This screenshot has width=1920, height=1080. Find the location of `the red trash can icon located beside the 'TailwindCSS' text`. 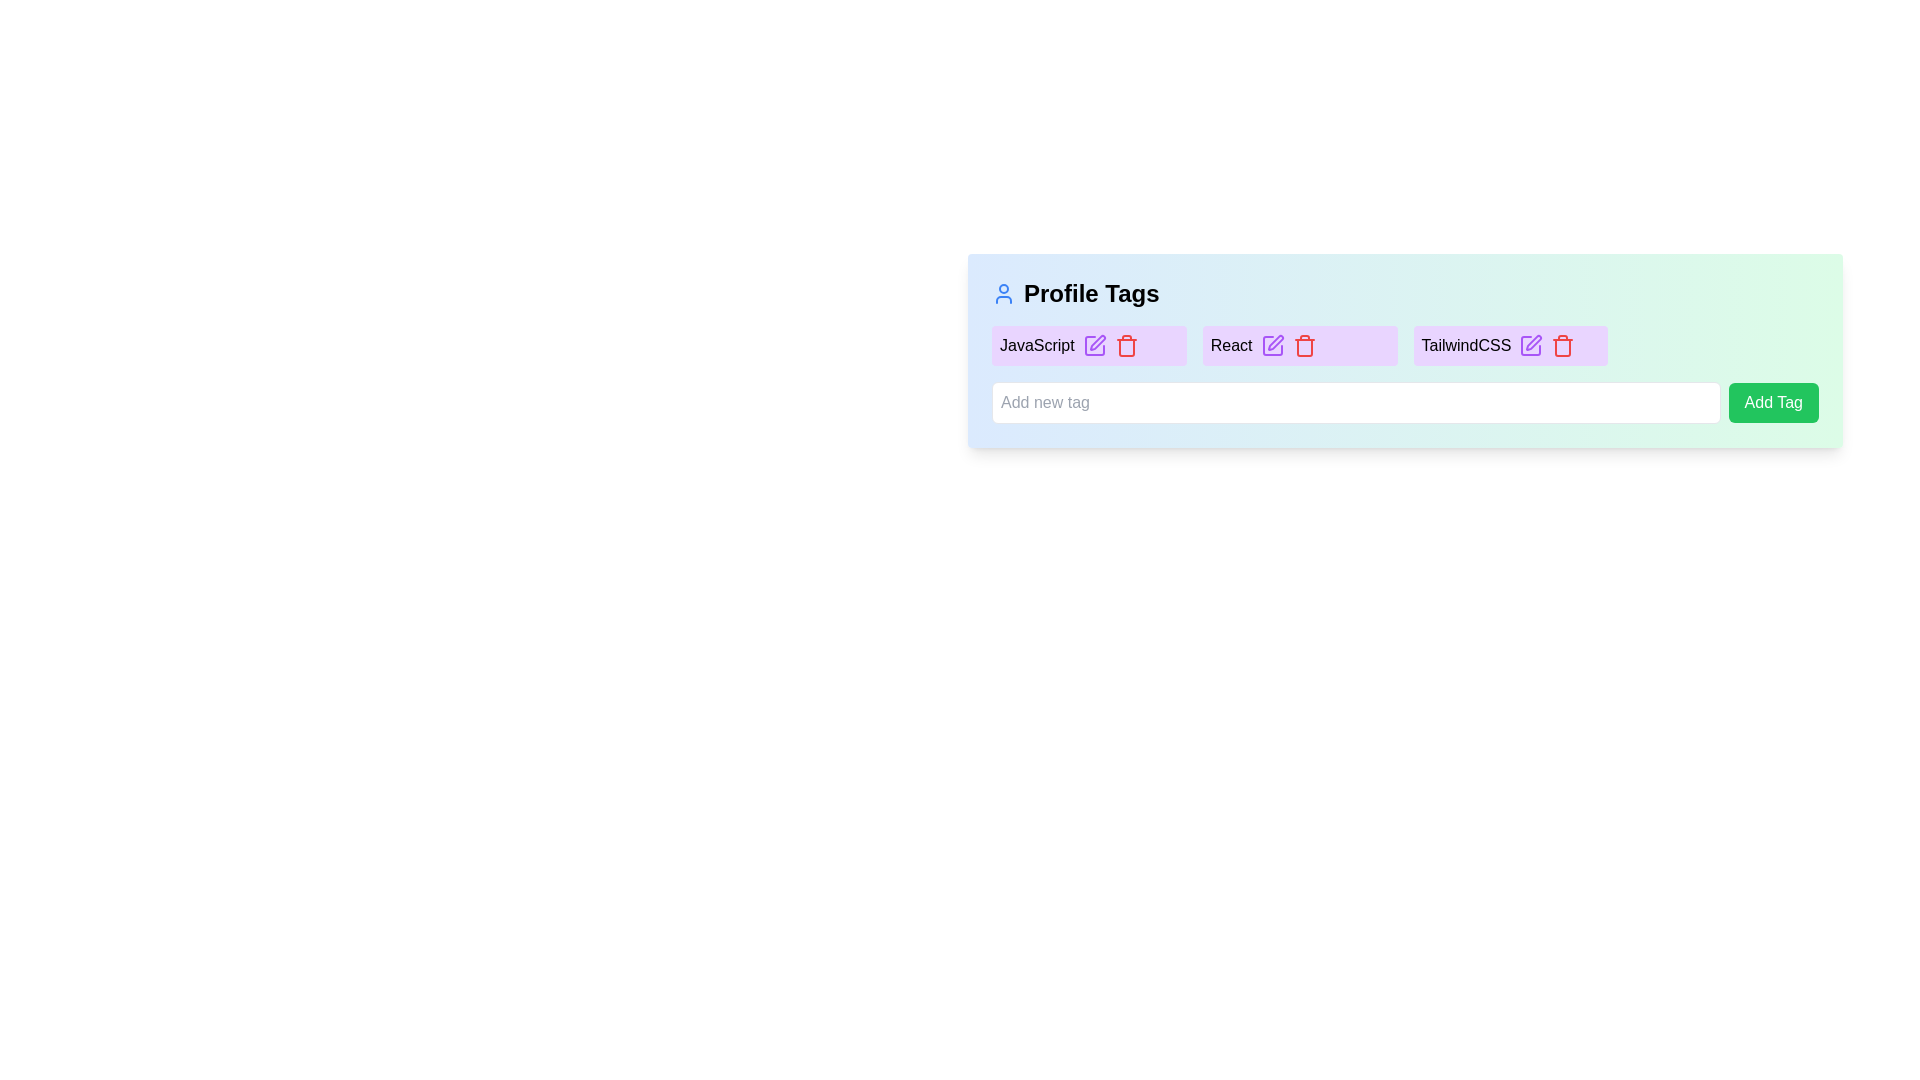

the red trash can icon located beside the 'TailwindCSS' text is located at coordinates (1562, 345).